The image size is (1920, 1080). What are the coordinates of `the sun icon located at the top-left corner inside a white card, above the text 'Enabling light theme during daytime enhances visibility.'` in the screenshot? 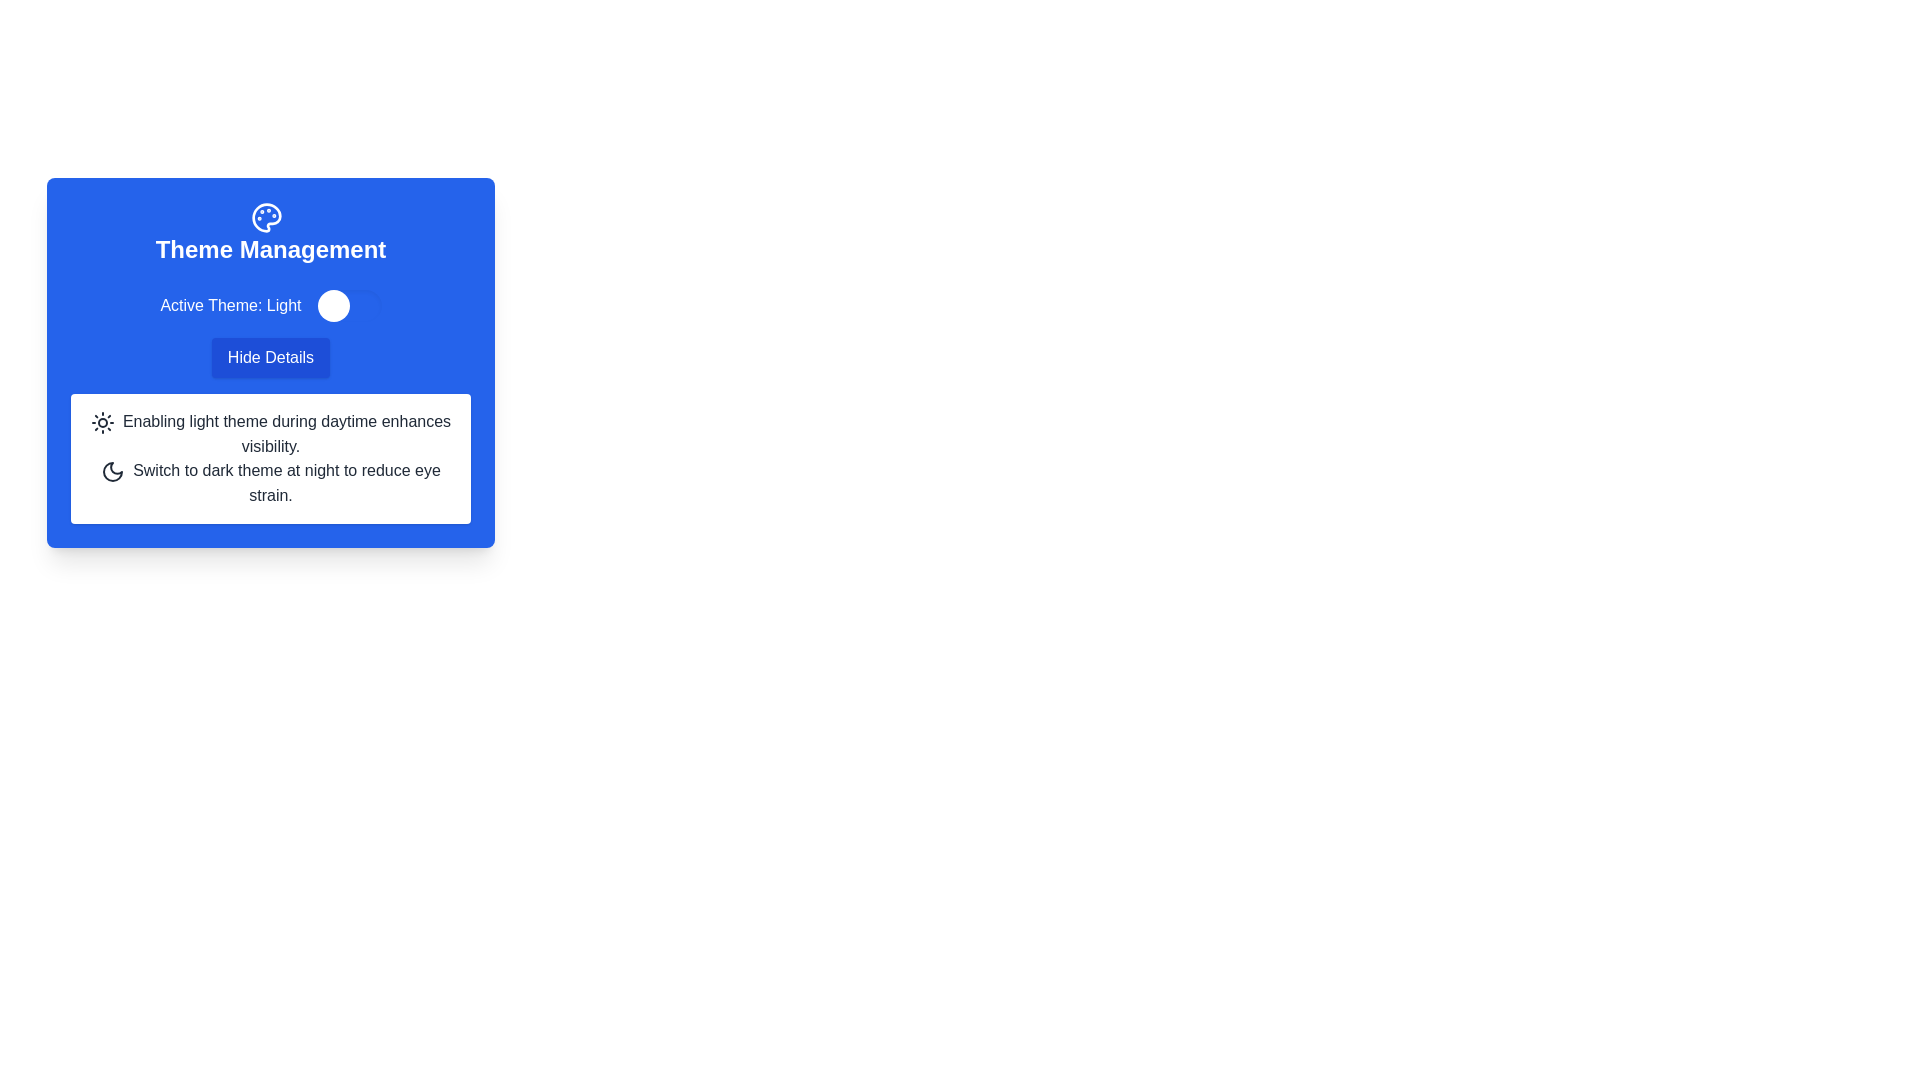 It's located at (101, 421).